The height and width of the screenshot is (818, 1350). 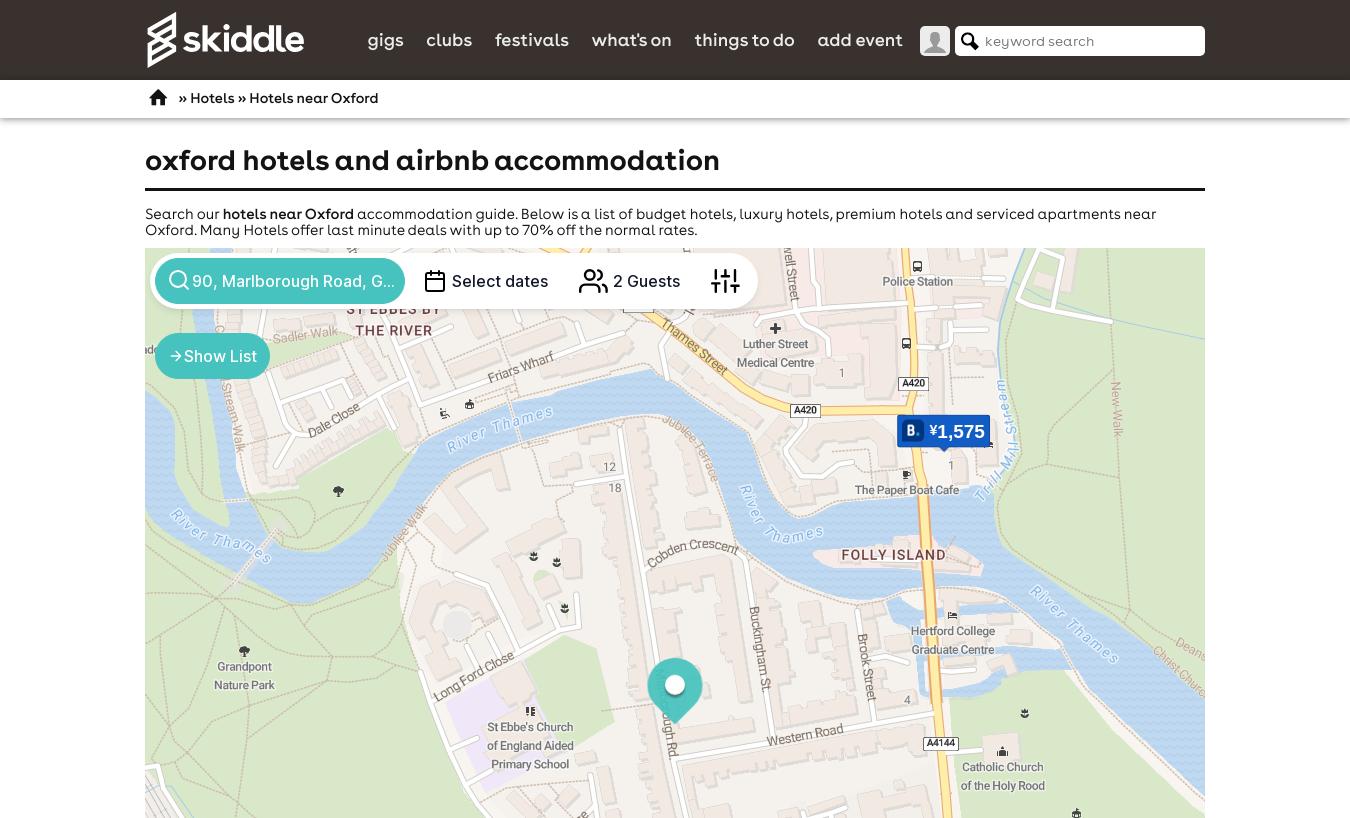 What do you see at coordinates (630, 37) in the screenshot?
I see `'What's On'` at bounding box center [630, 37].